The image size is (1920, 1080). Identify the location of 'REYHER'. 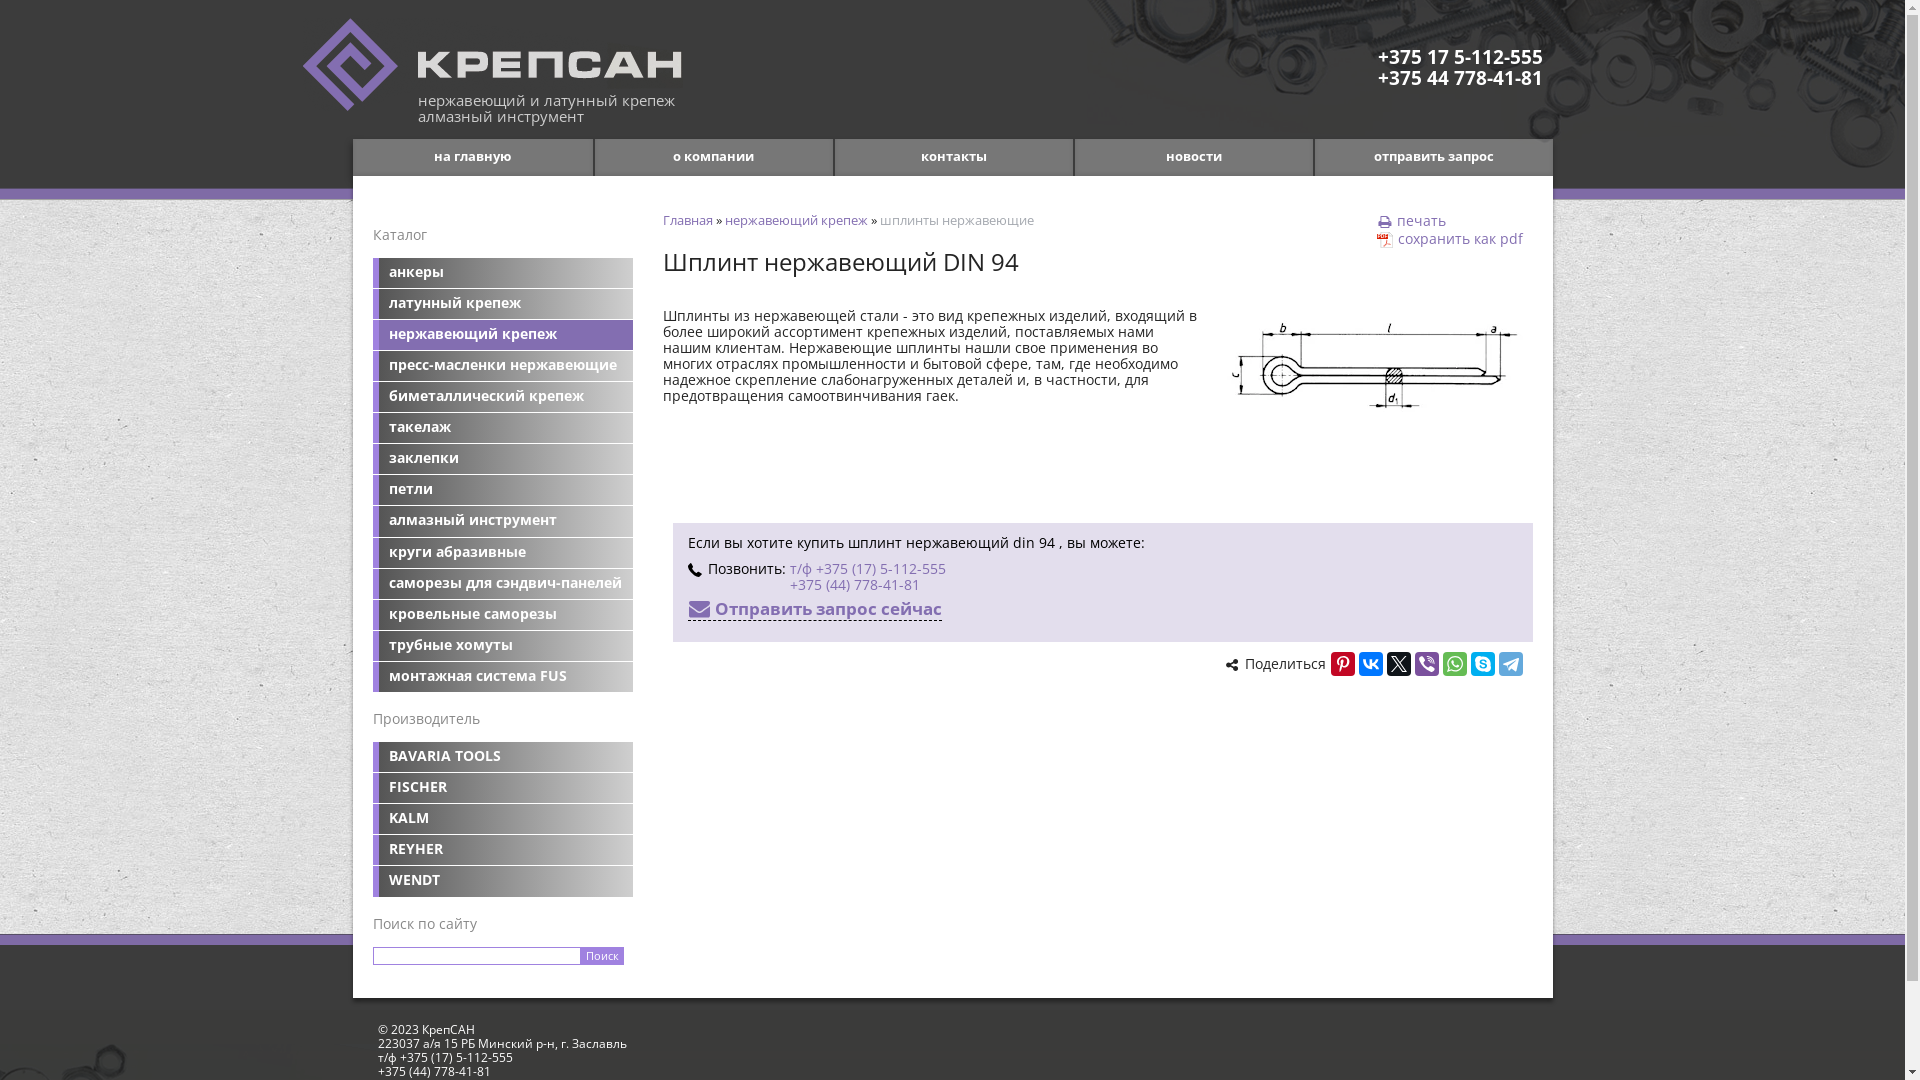
(502, 849).